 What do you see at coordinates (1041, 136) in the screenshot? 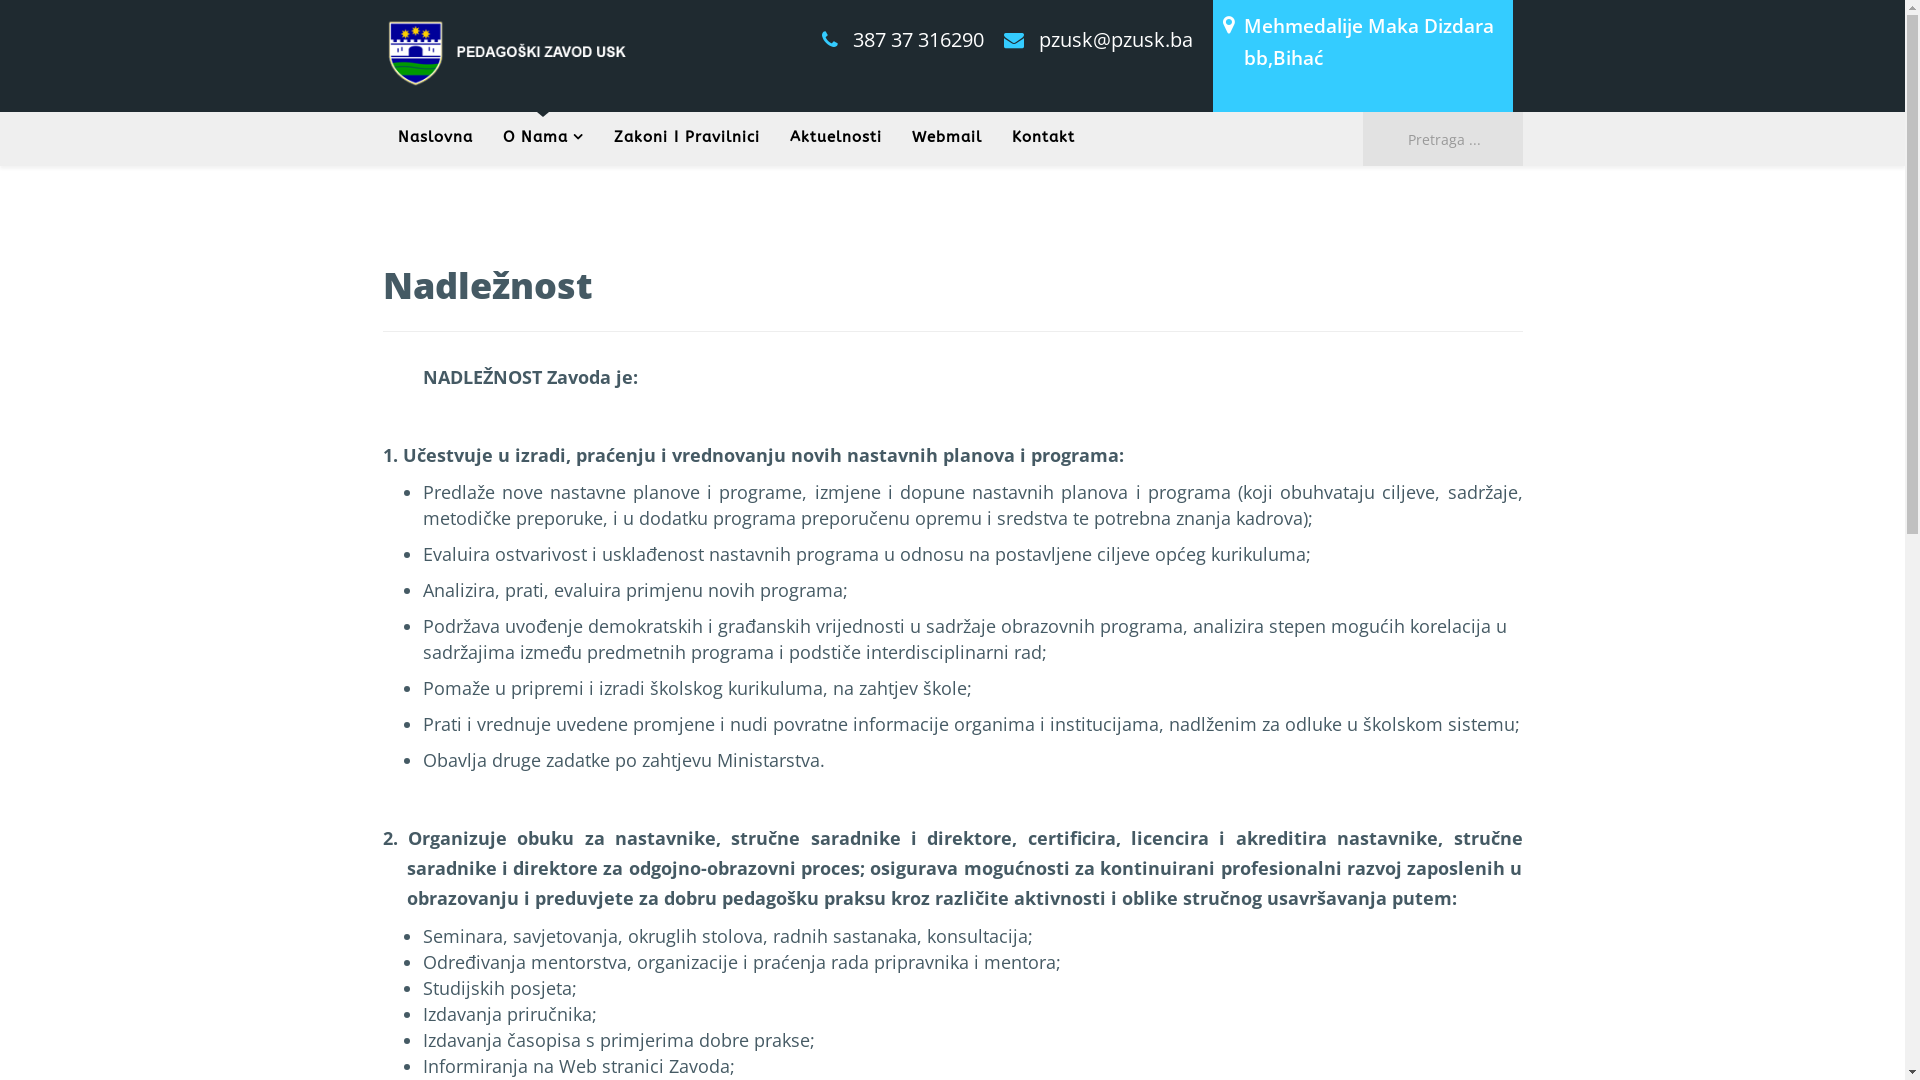
I see `'Kontakt'` at bounding box center [1041, 136].